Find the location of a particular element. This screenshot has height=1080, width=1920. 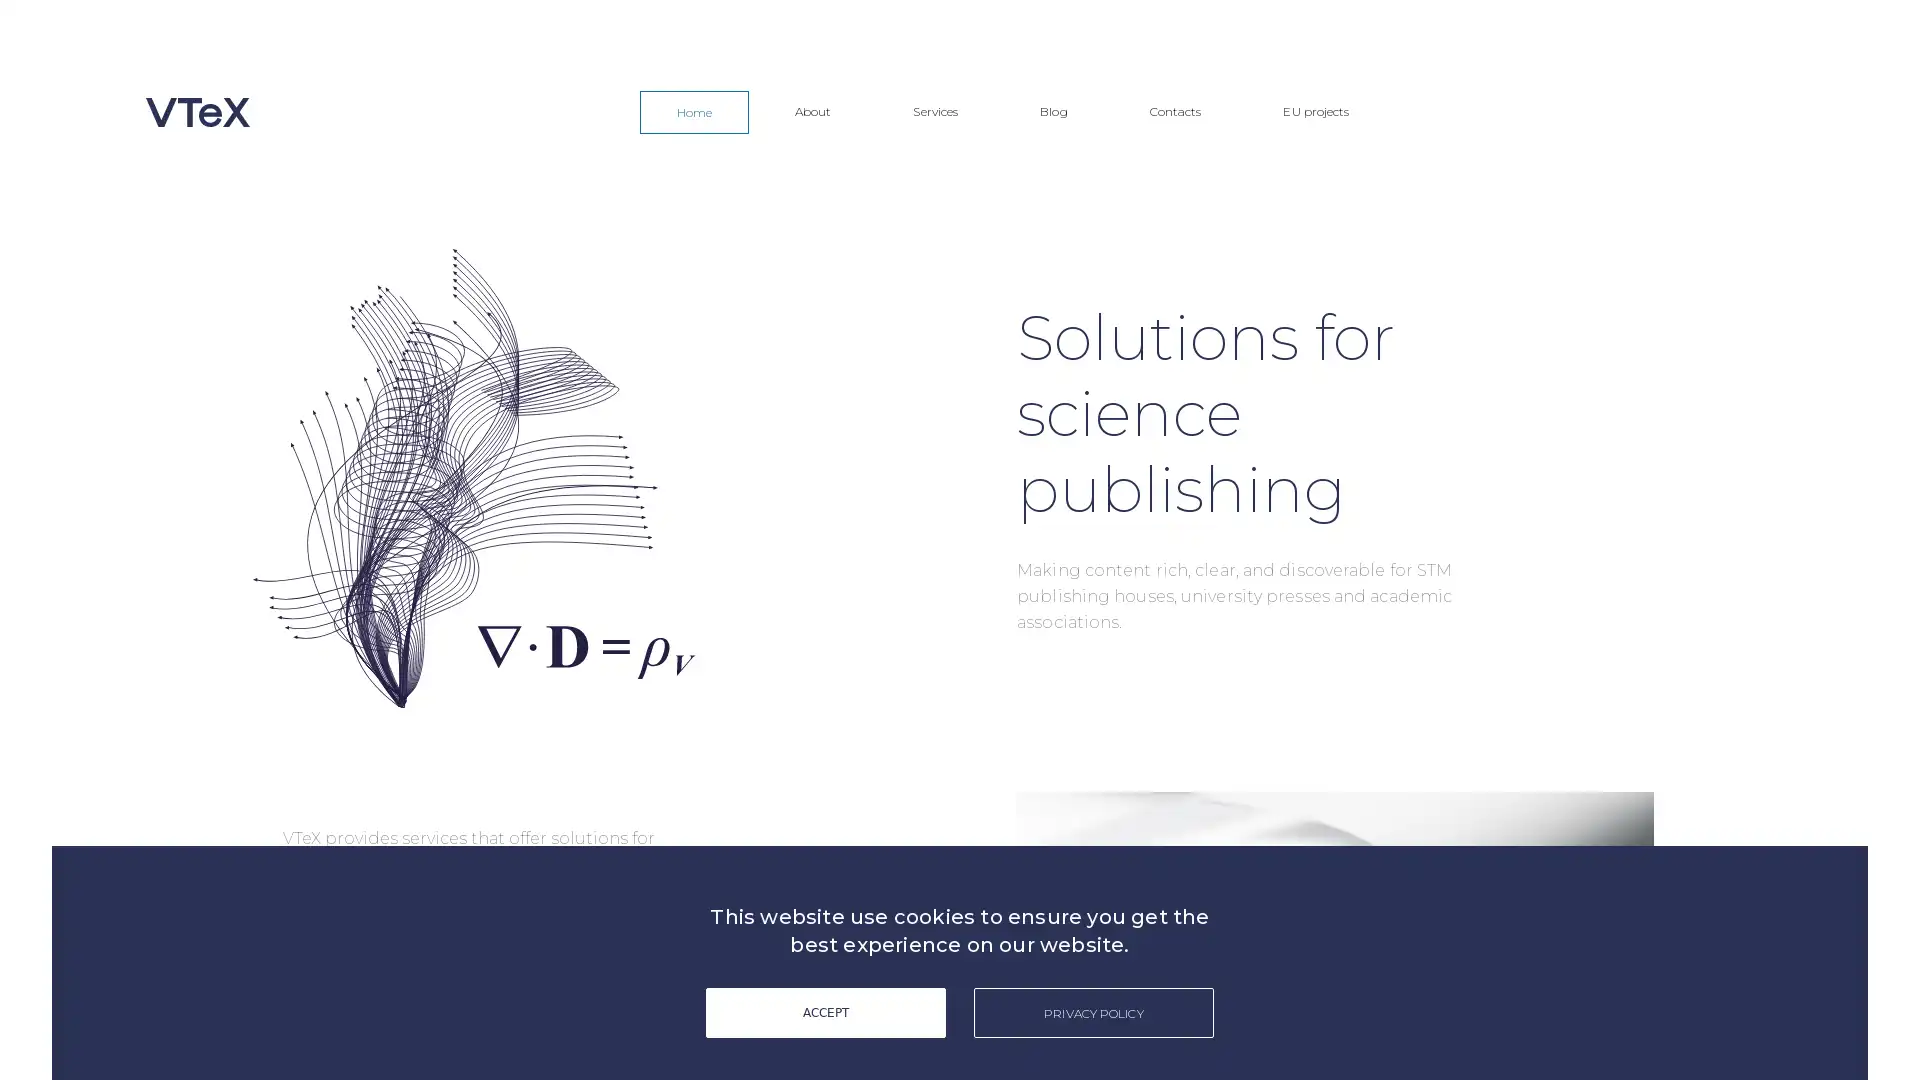

ACCEPT is located at coordinates (825, 1013).